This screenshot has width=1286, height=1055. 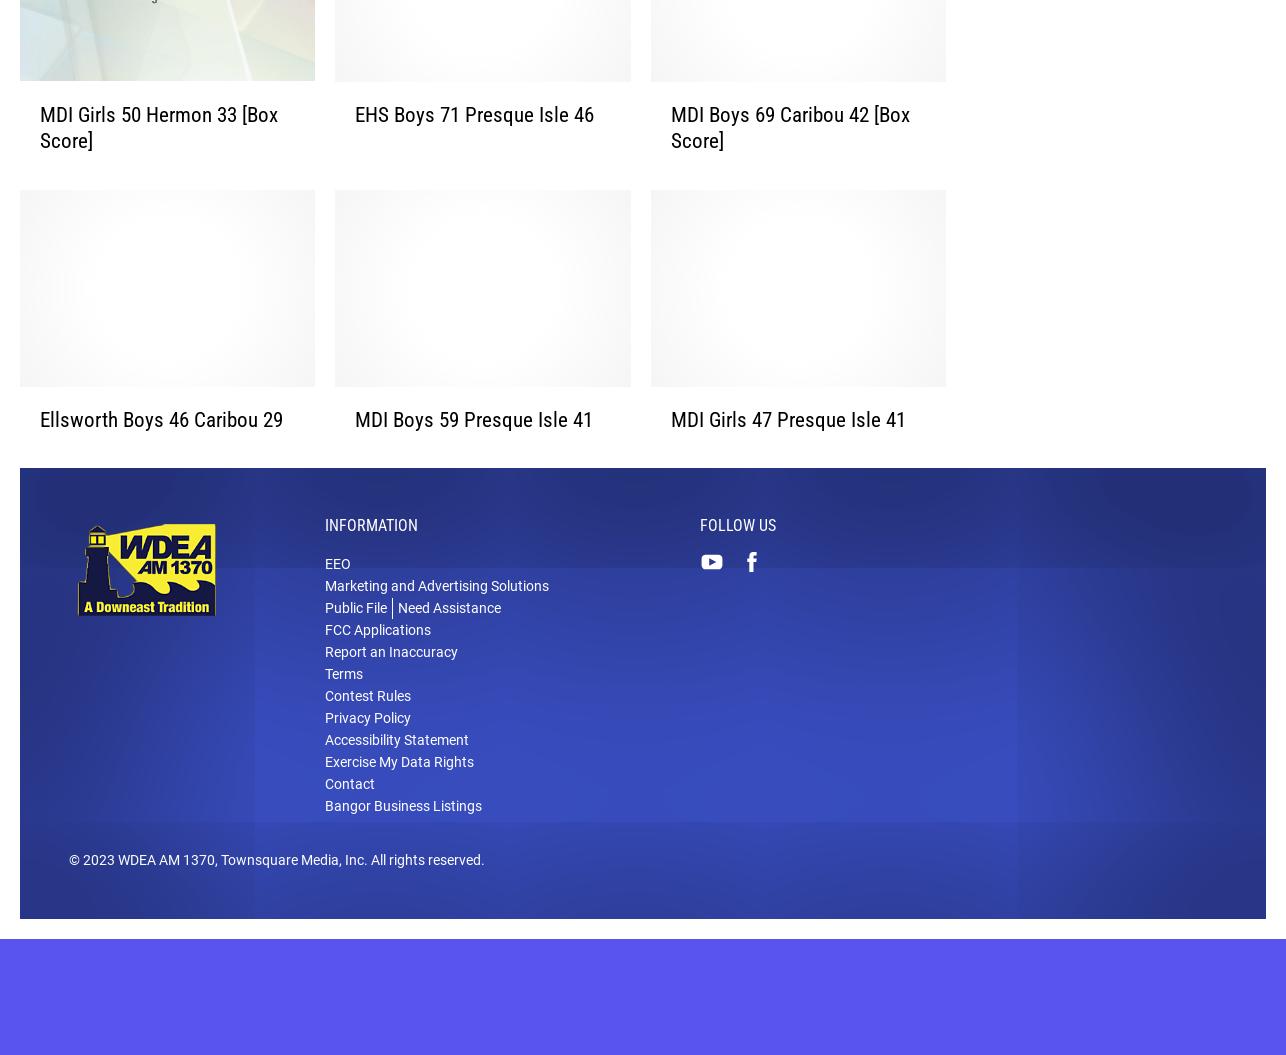 I want to click on 'Privacy Policy', so click(x=323, y=749).